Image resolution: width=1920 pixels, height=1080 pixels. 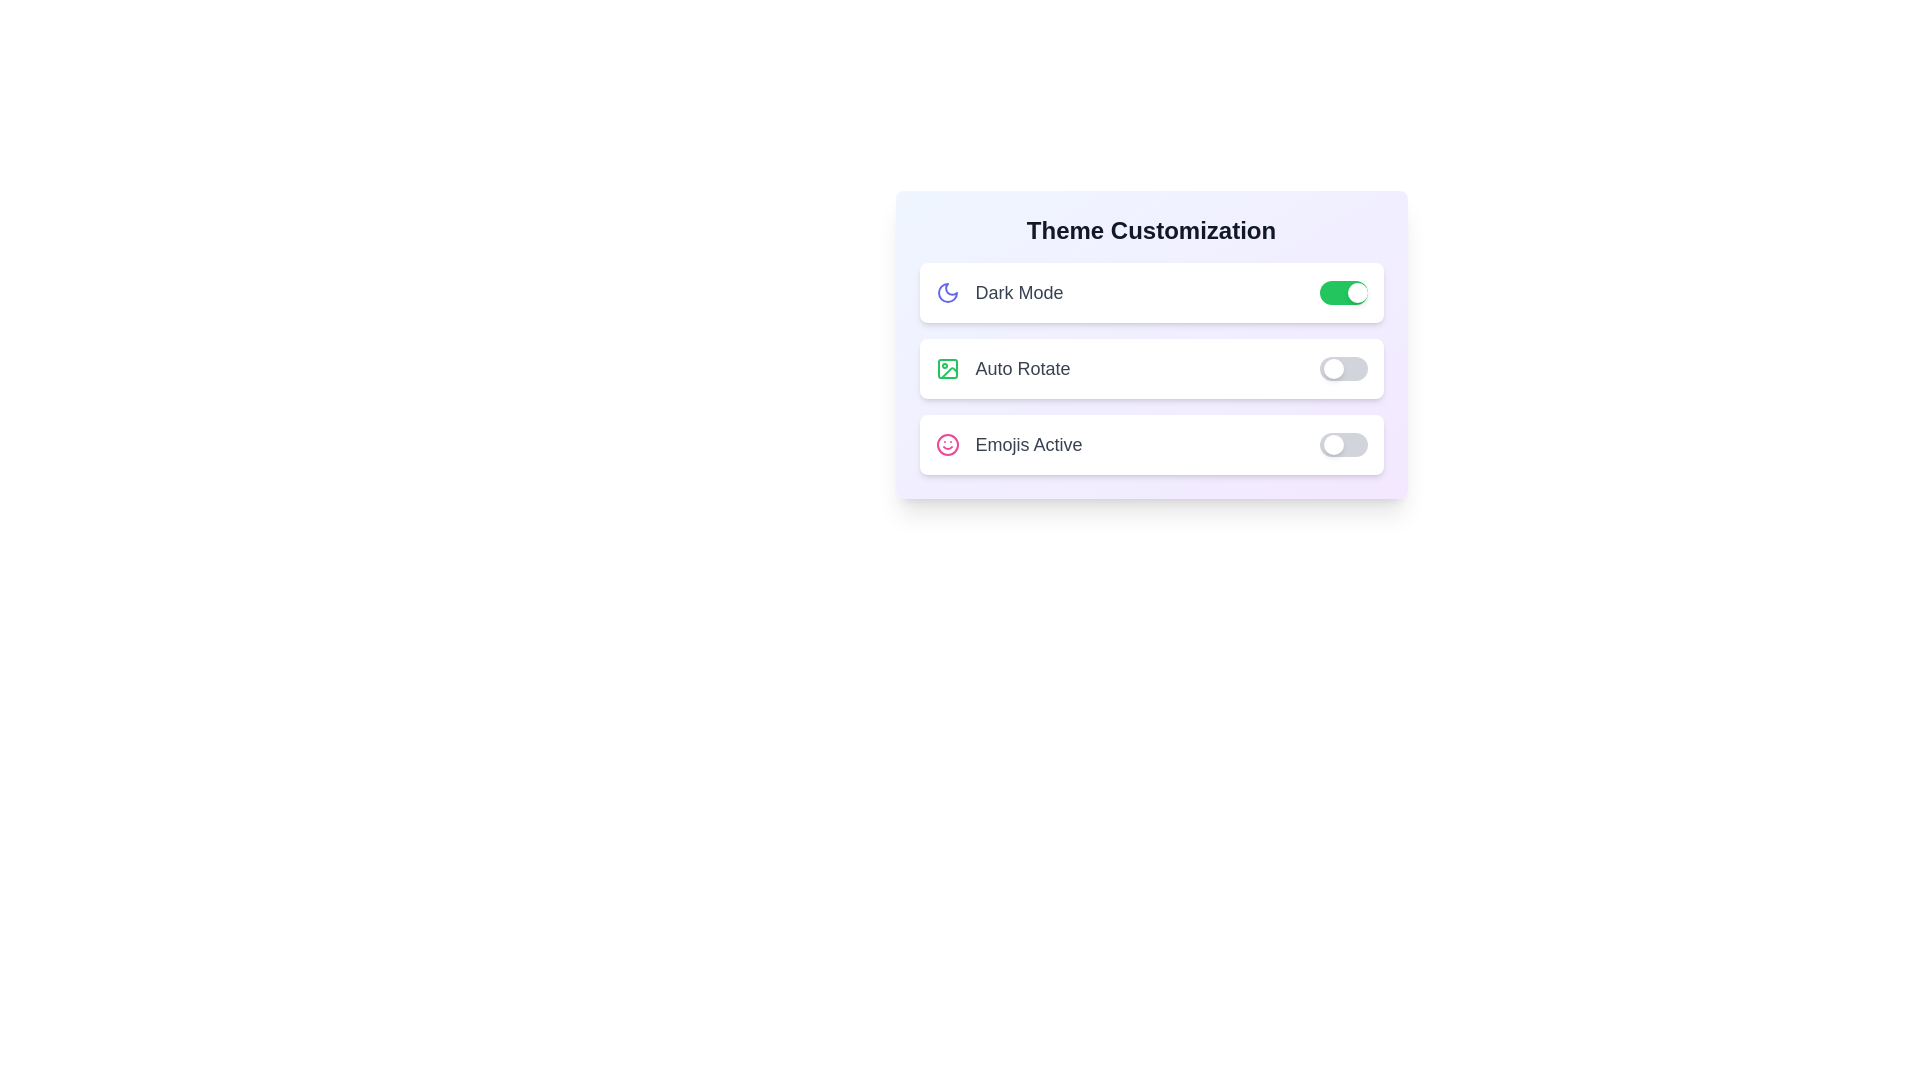 I want to click on the 'Dark Mode' toggle switch, so click(x=1151, y=293).